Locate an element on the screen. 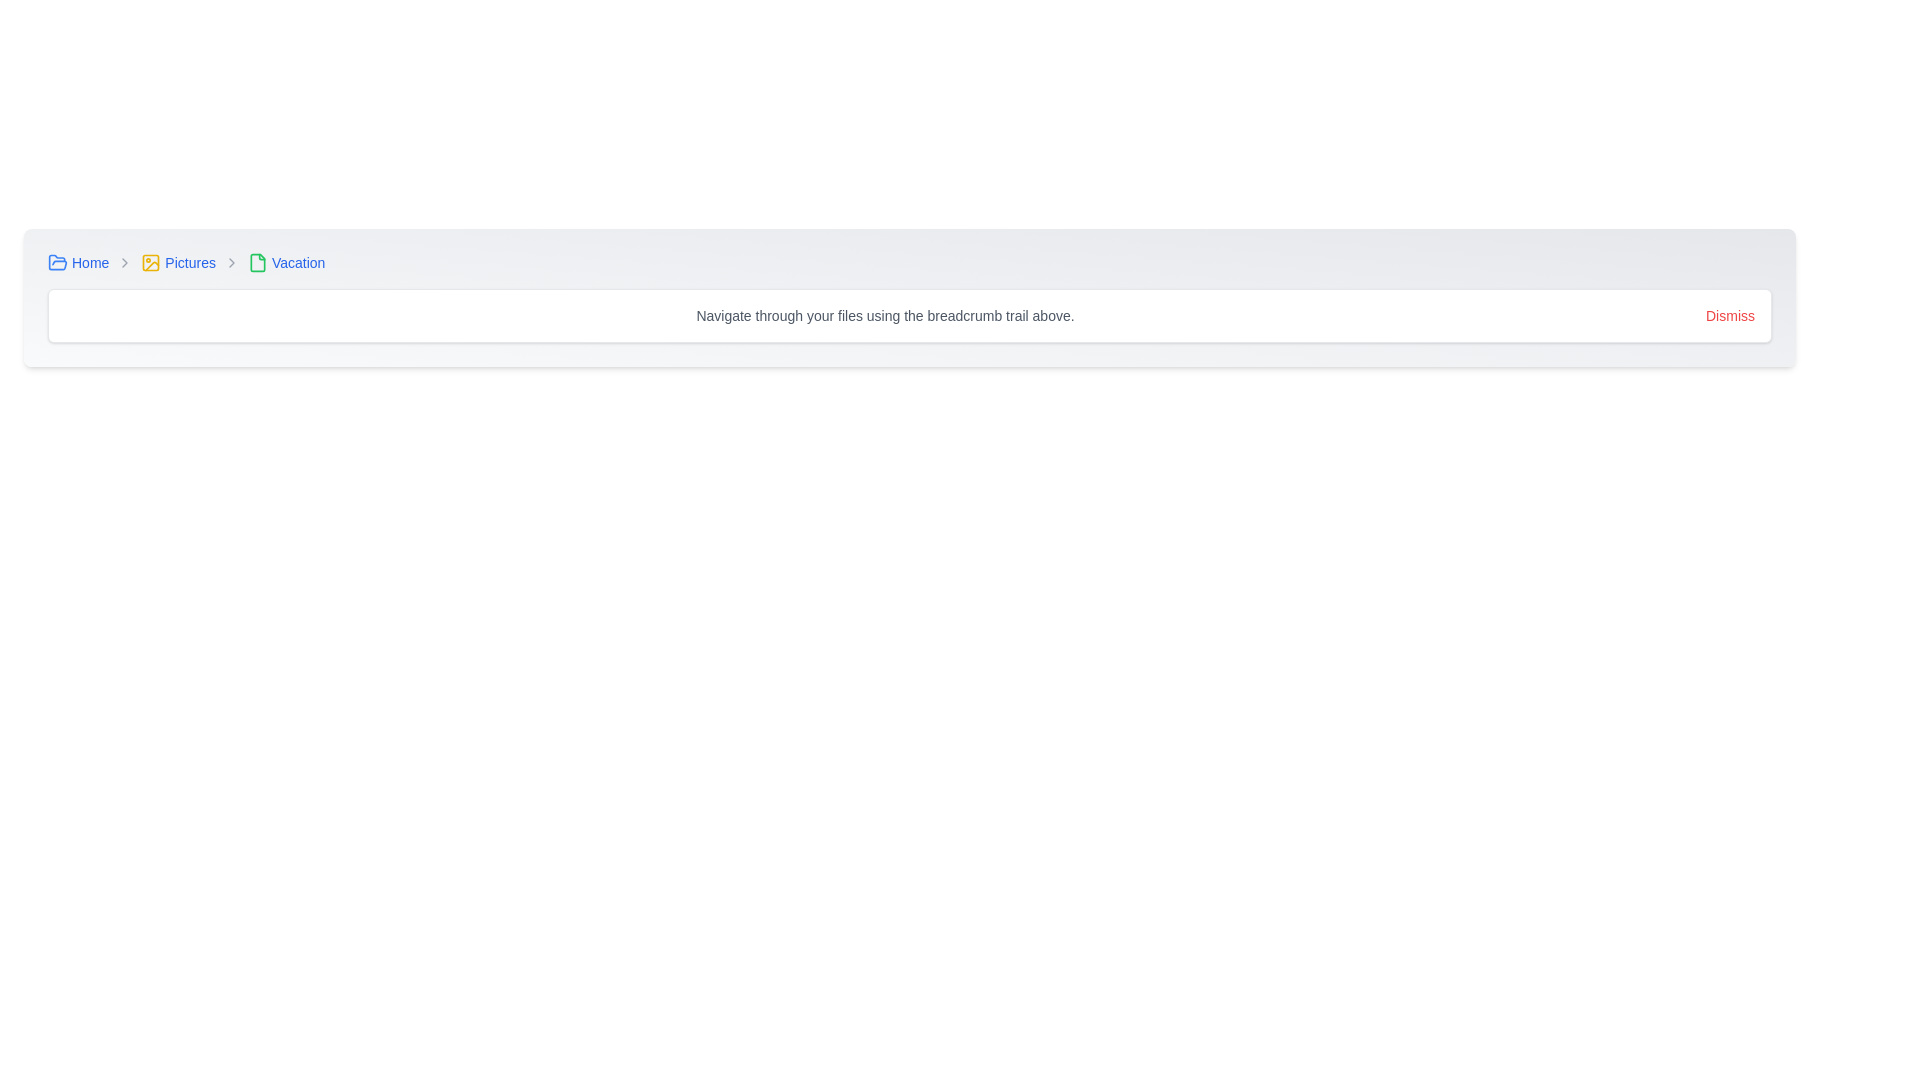 The width and height of the screenshot is (1920, 1080). the right-pointing chevron icon in the breadcrumb navigation is located at coordinates (231, 261).